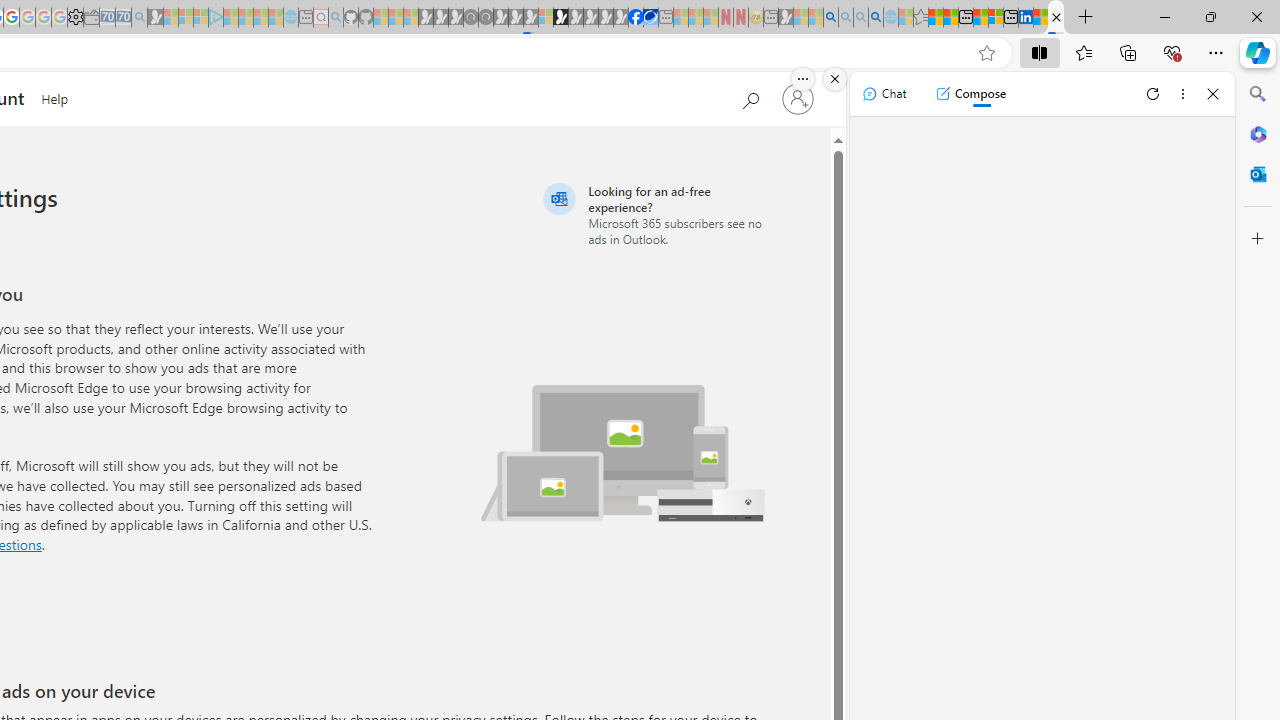 This screenshot has height=720, width=1280. What do you see at coordinates (657, 214) in the screenshot?
I see `'Looking for an ad-free experience?'` at bounding box center [657, 214].